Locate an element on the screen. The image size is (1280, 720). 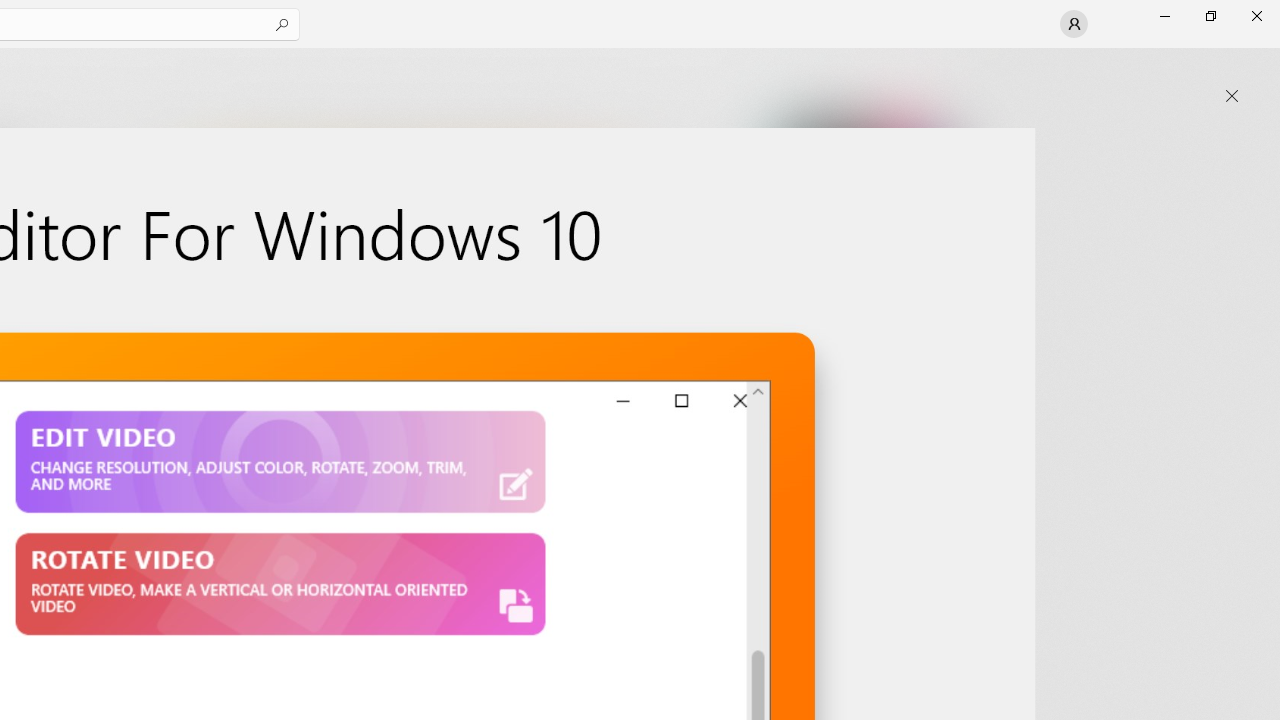
'Close Microsoft Store' is located at coordinates (1255, 15).